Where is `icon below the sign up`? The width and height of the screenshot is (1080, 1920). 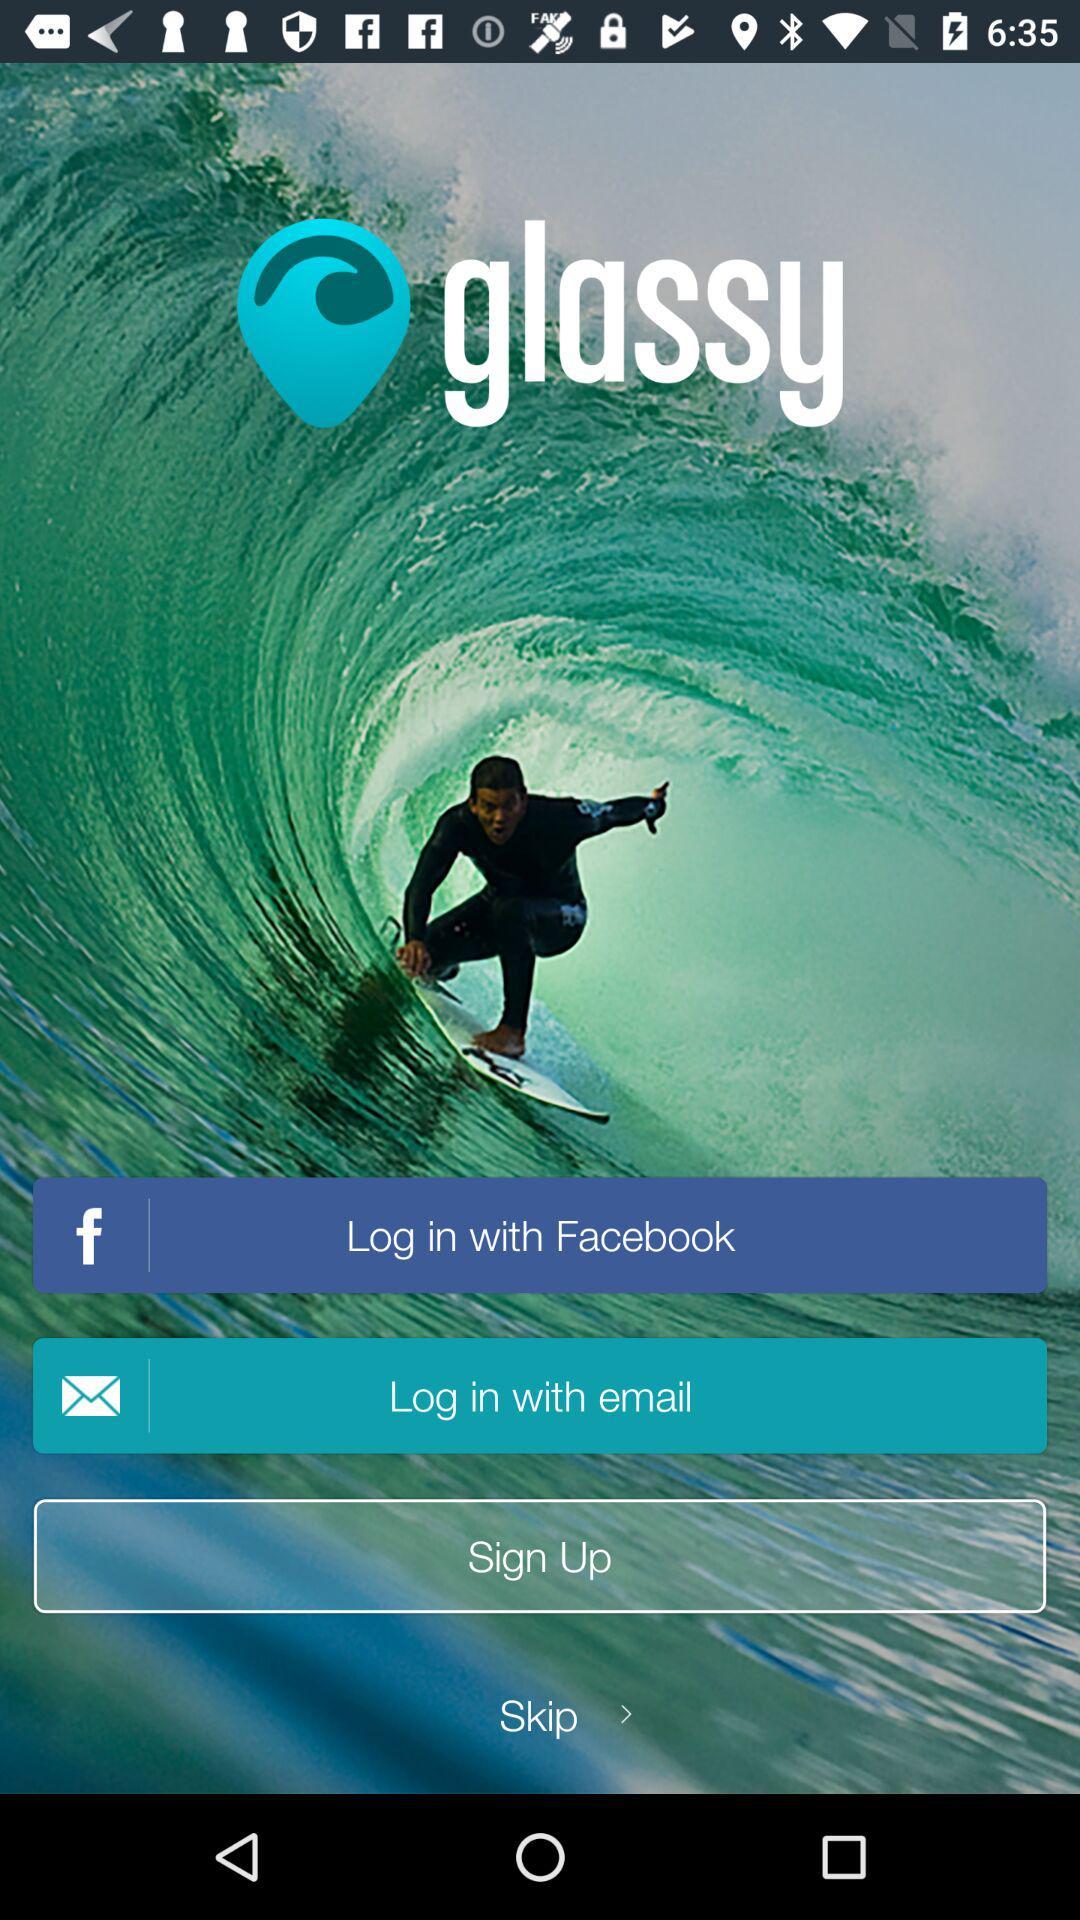 icon below the sign up is located at coordinates (538, 1714).